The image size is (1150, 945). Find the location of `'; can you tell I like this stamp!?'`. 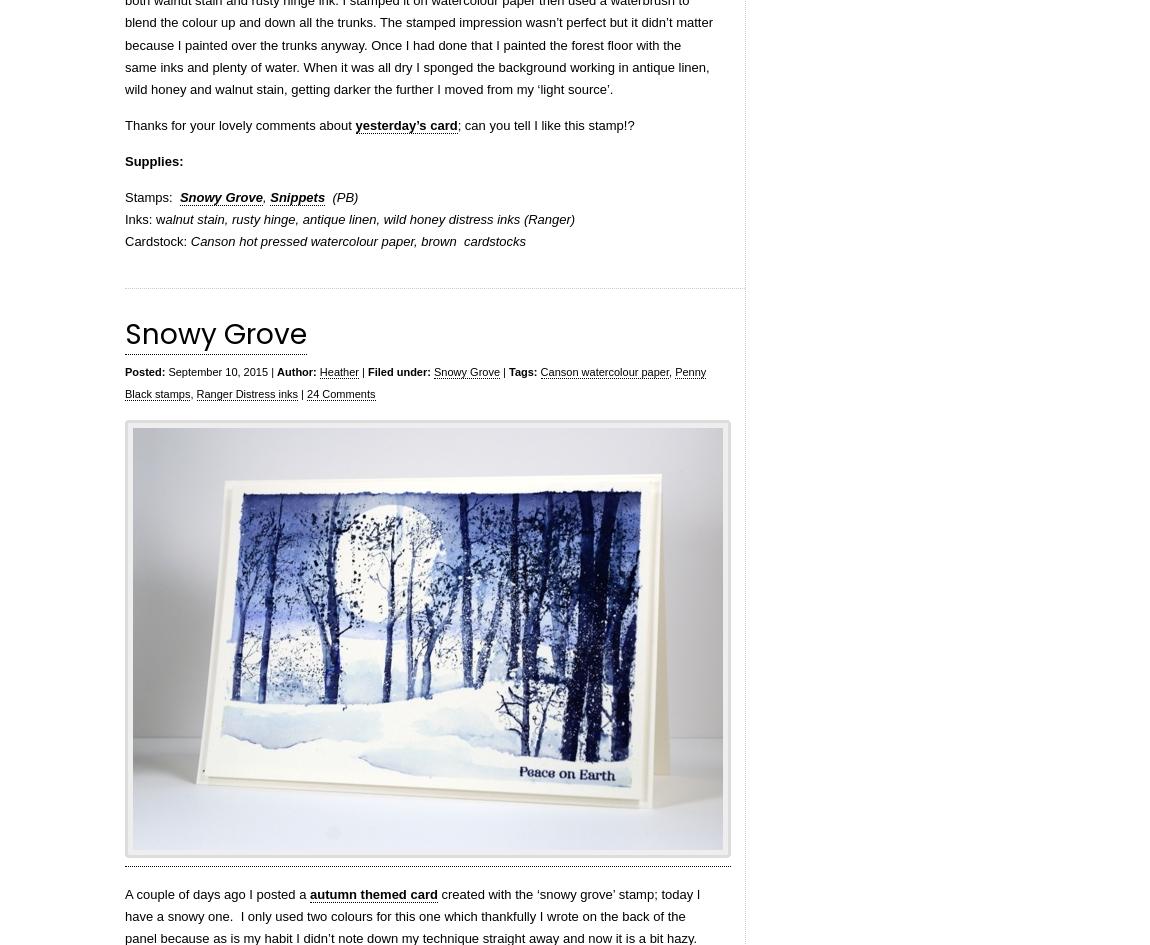

'; can you tell I like this stamp!?' is located at coordinates (545, 123).